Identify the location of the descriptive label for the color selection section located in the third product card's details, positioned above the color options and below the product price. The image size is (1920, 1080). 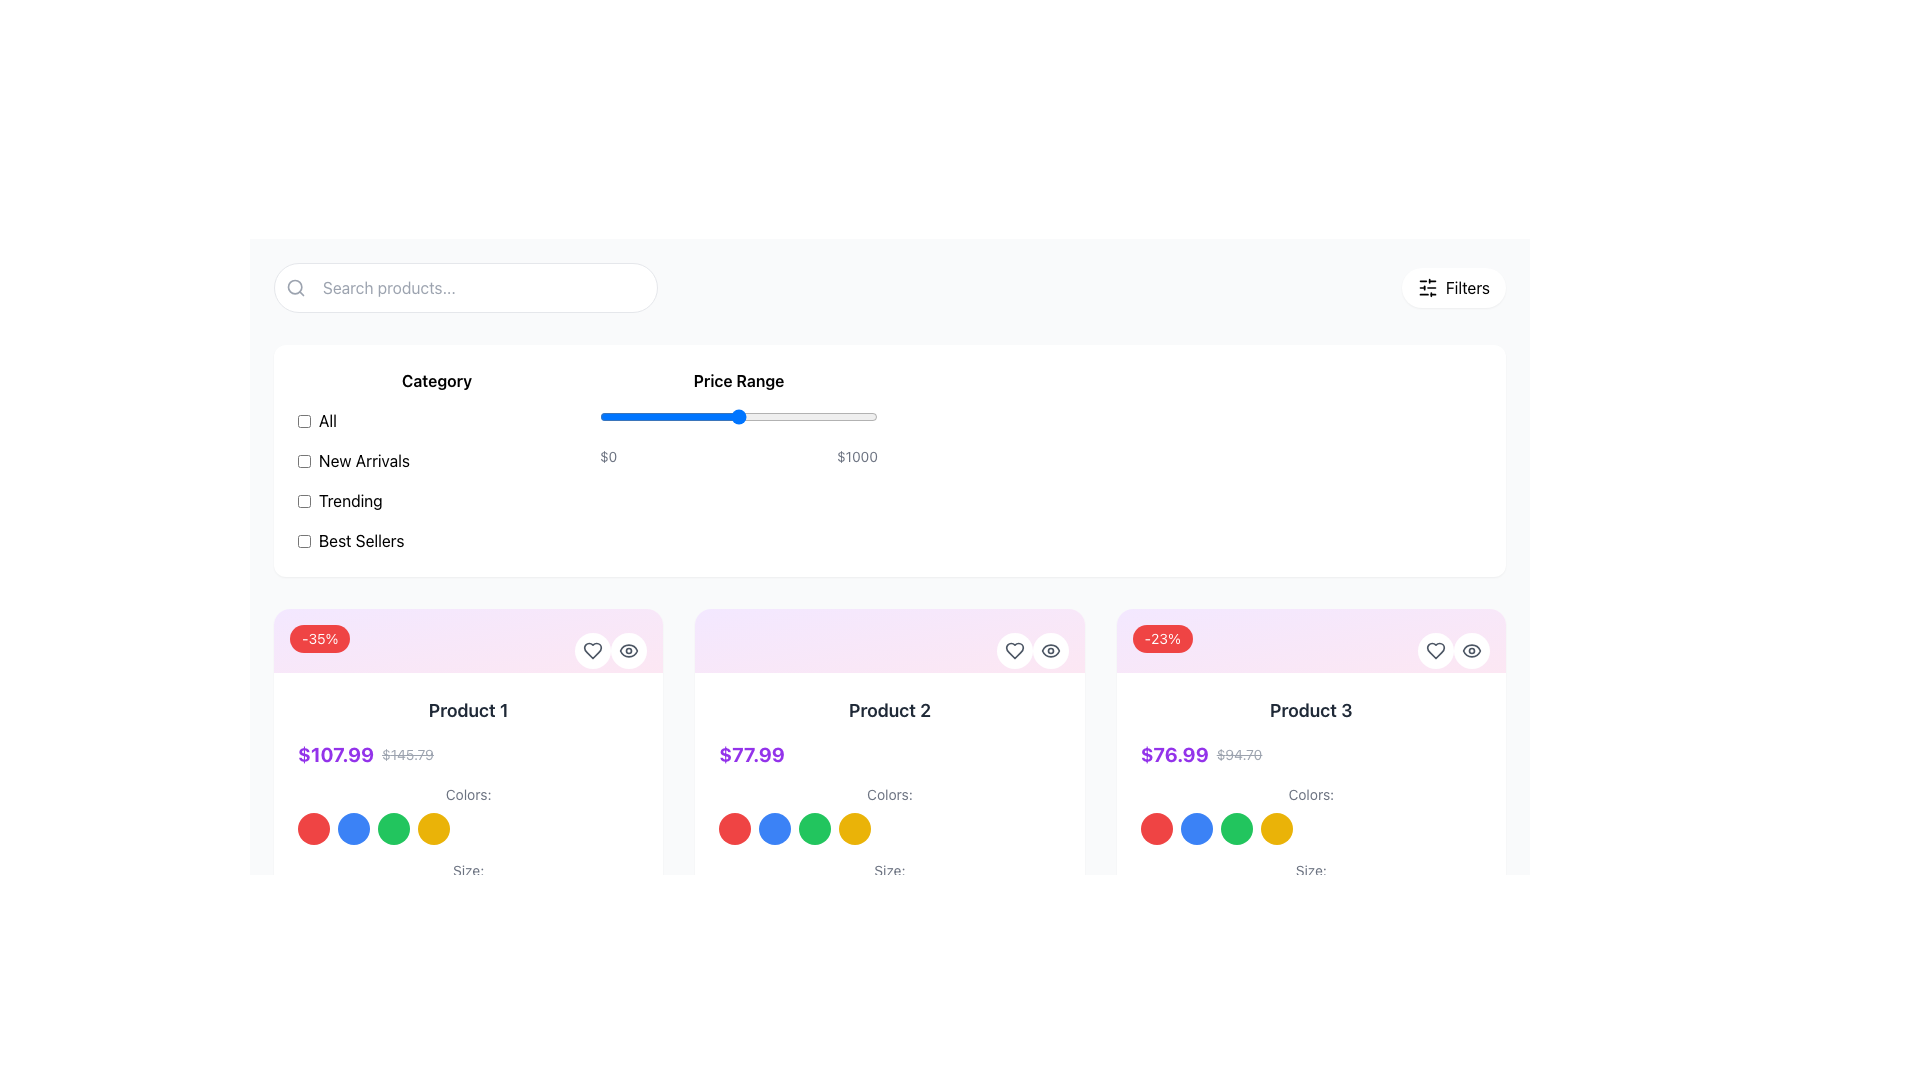
(1311, 793).